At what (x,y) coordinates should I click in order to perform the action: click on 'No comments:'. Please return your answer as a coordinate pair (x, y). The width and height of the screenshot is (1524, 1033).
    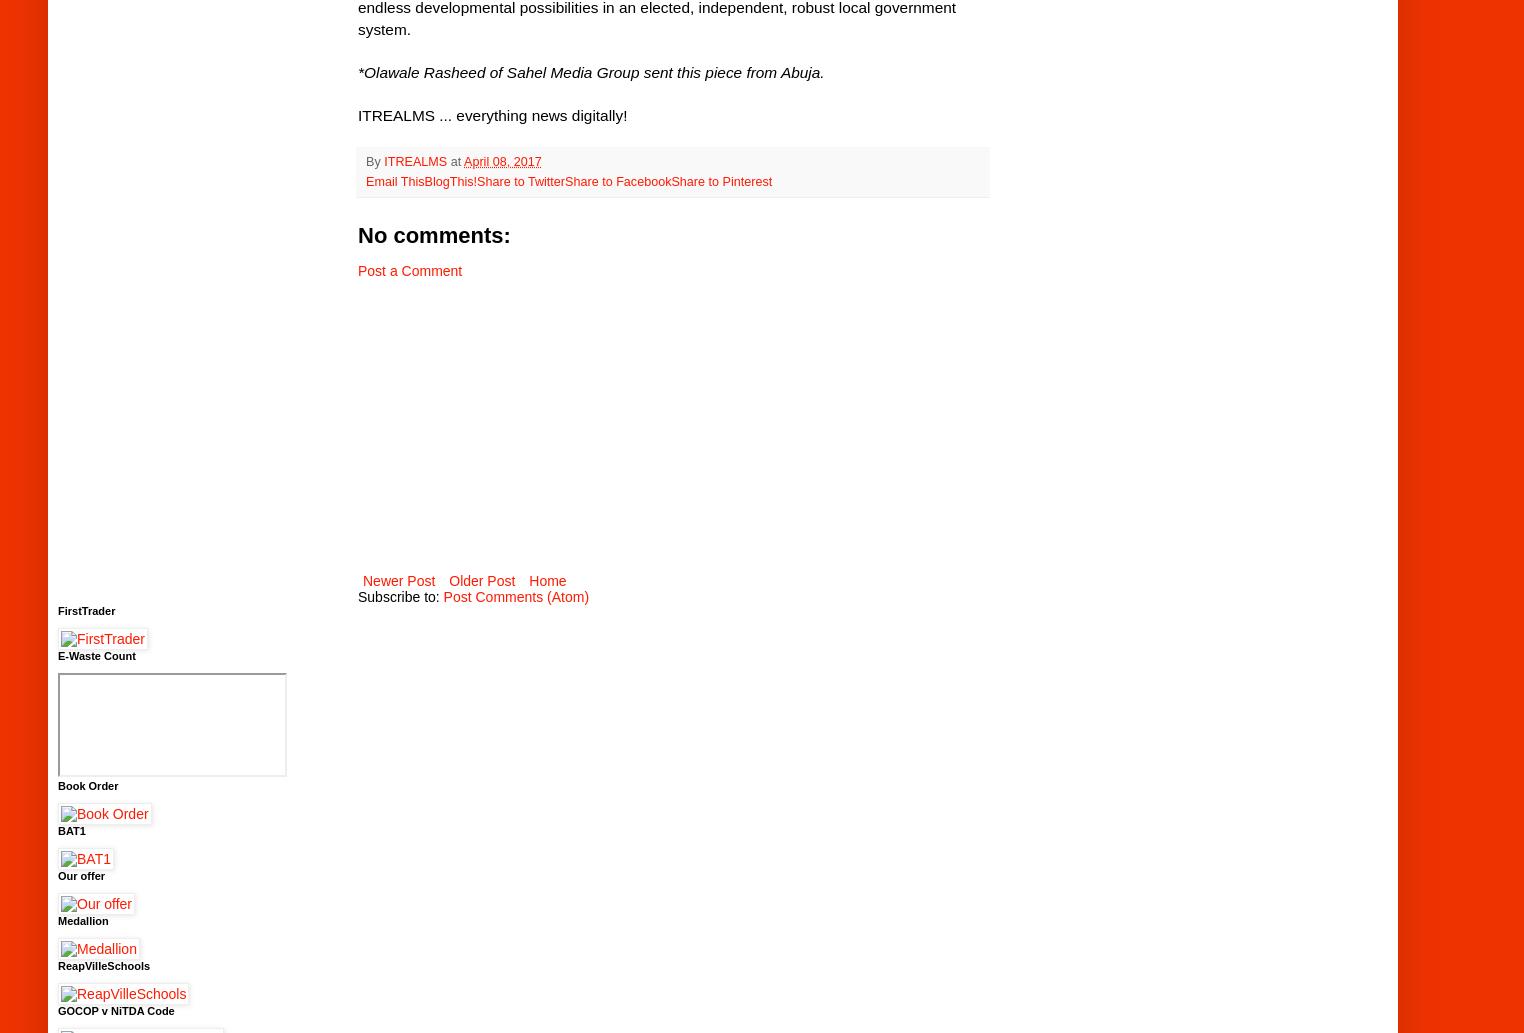
    Looking at the image, I should click on (357, 233).